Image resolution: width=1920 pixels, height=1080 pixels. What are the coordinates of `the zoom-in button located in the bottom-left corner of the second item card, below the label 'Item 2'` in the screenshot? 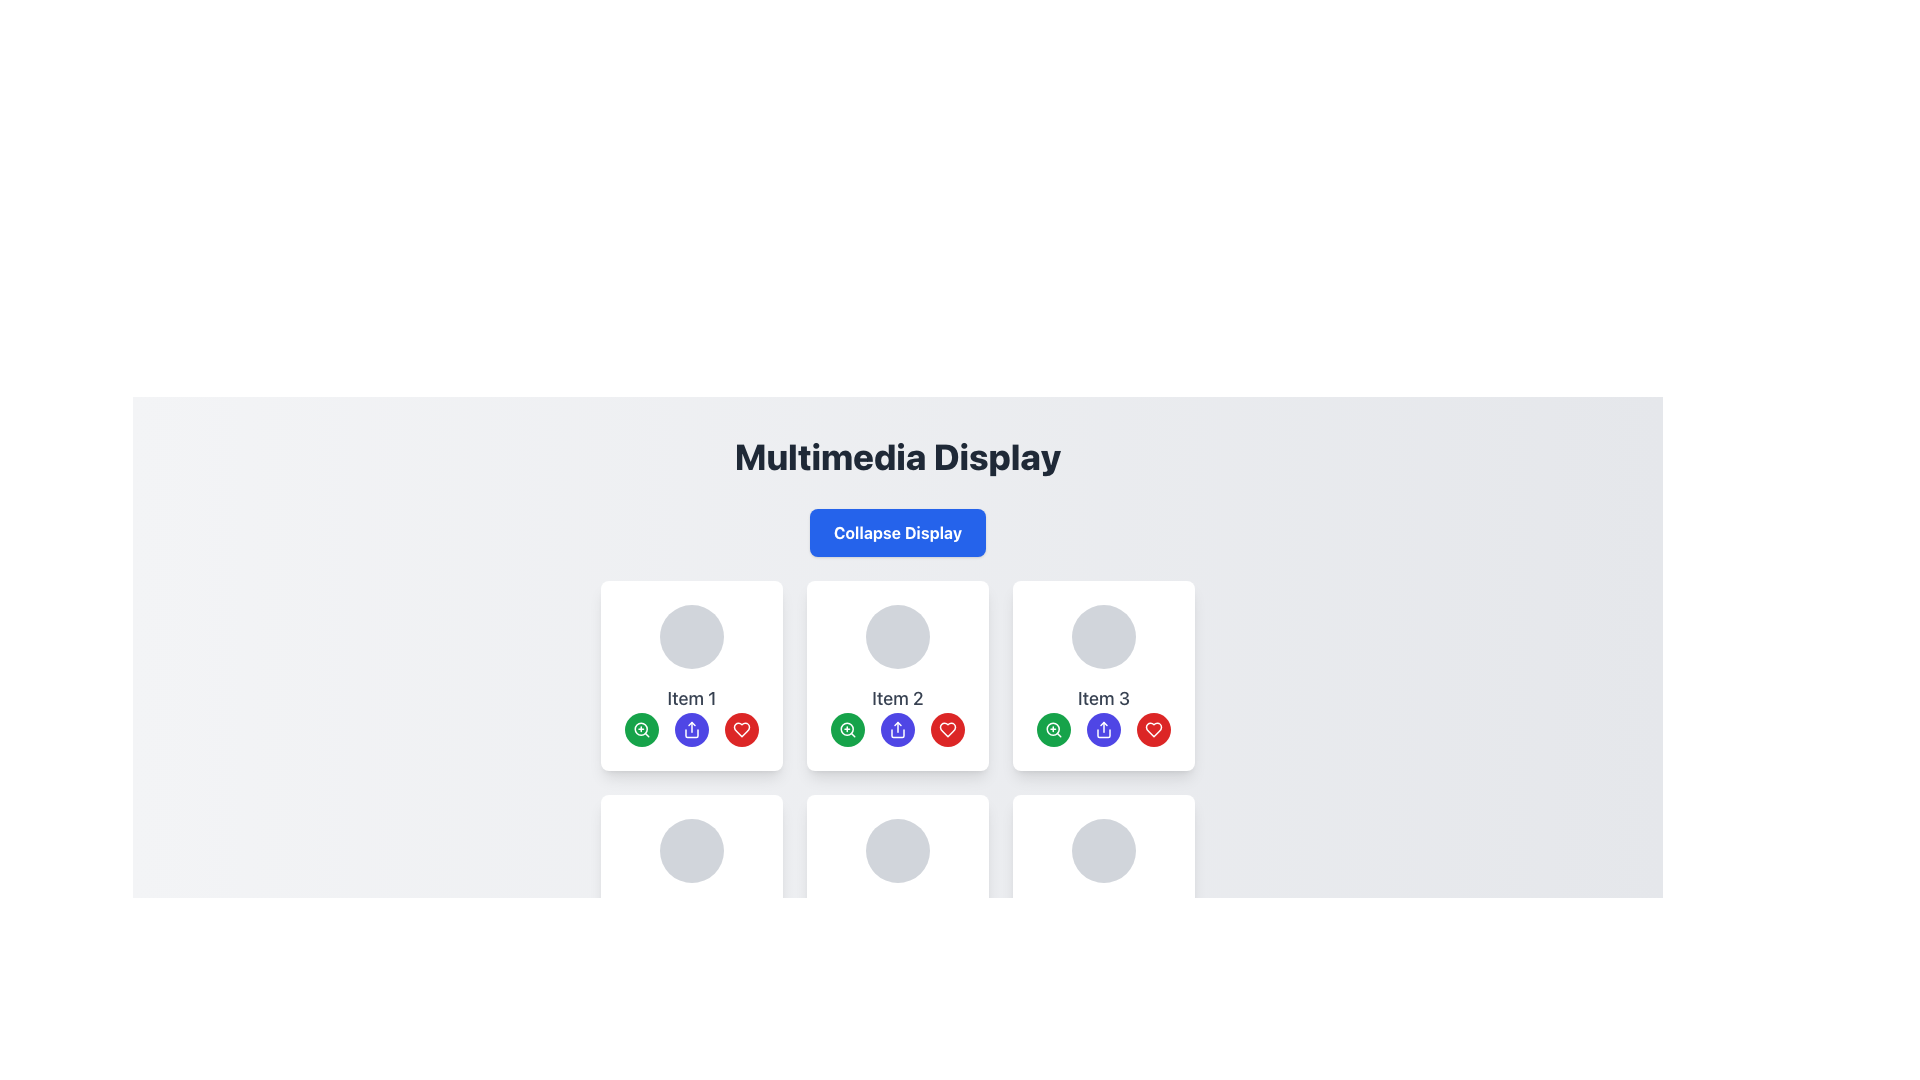 It's located at (848, 729).